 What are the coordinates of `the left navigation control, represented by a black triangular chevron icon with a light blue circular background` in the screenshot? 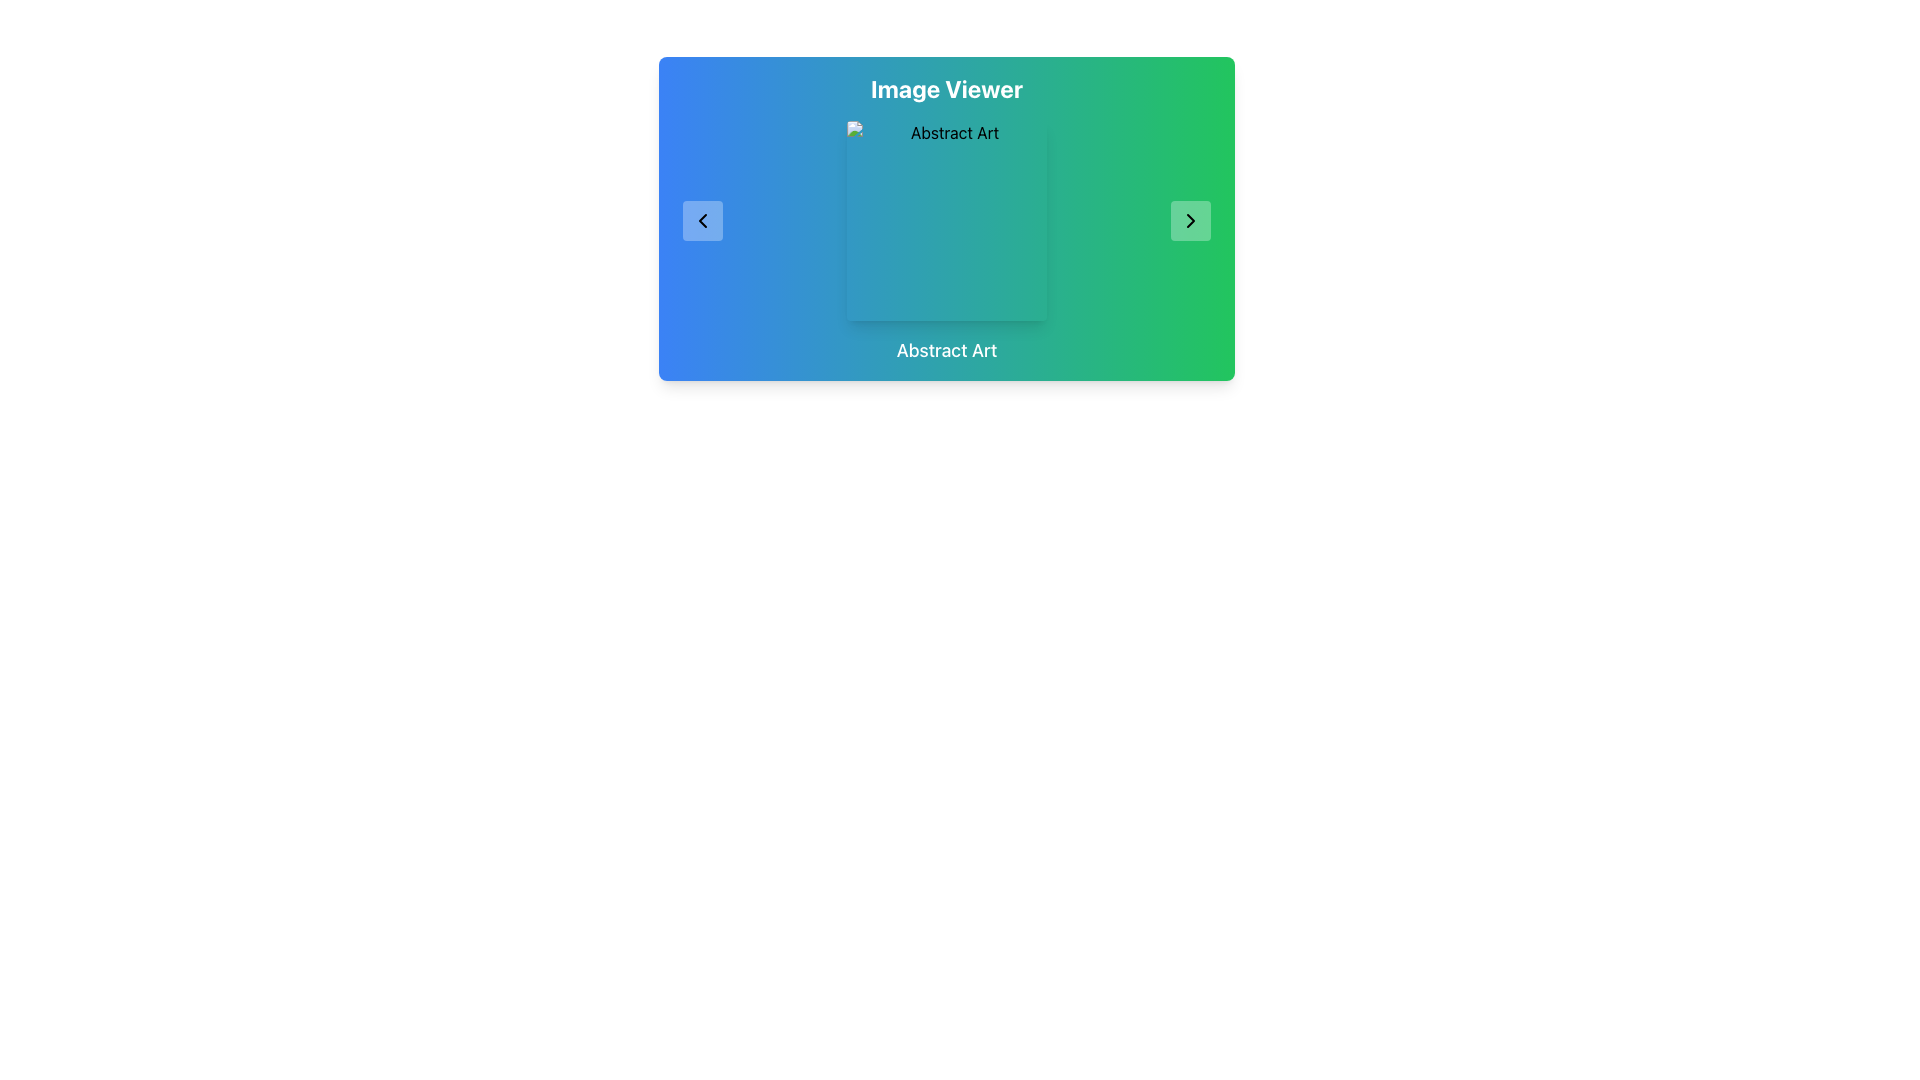 It's located at (702, 220).